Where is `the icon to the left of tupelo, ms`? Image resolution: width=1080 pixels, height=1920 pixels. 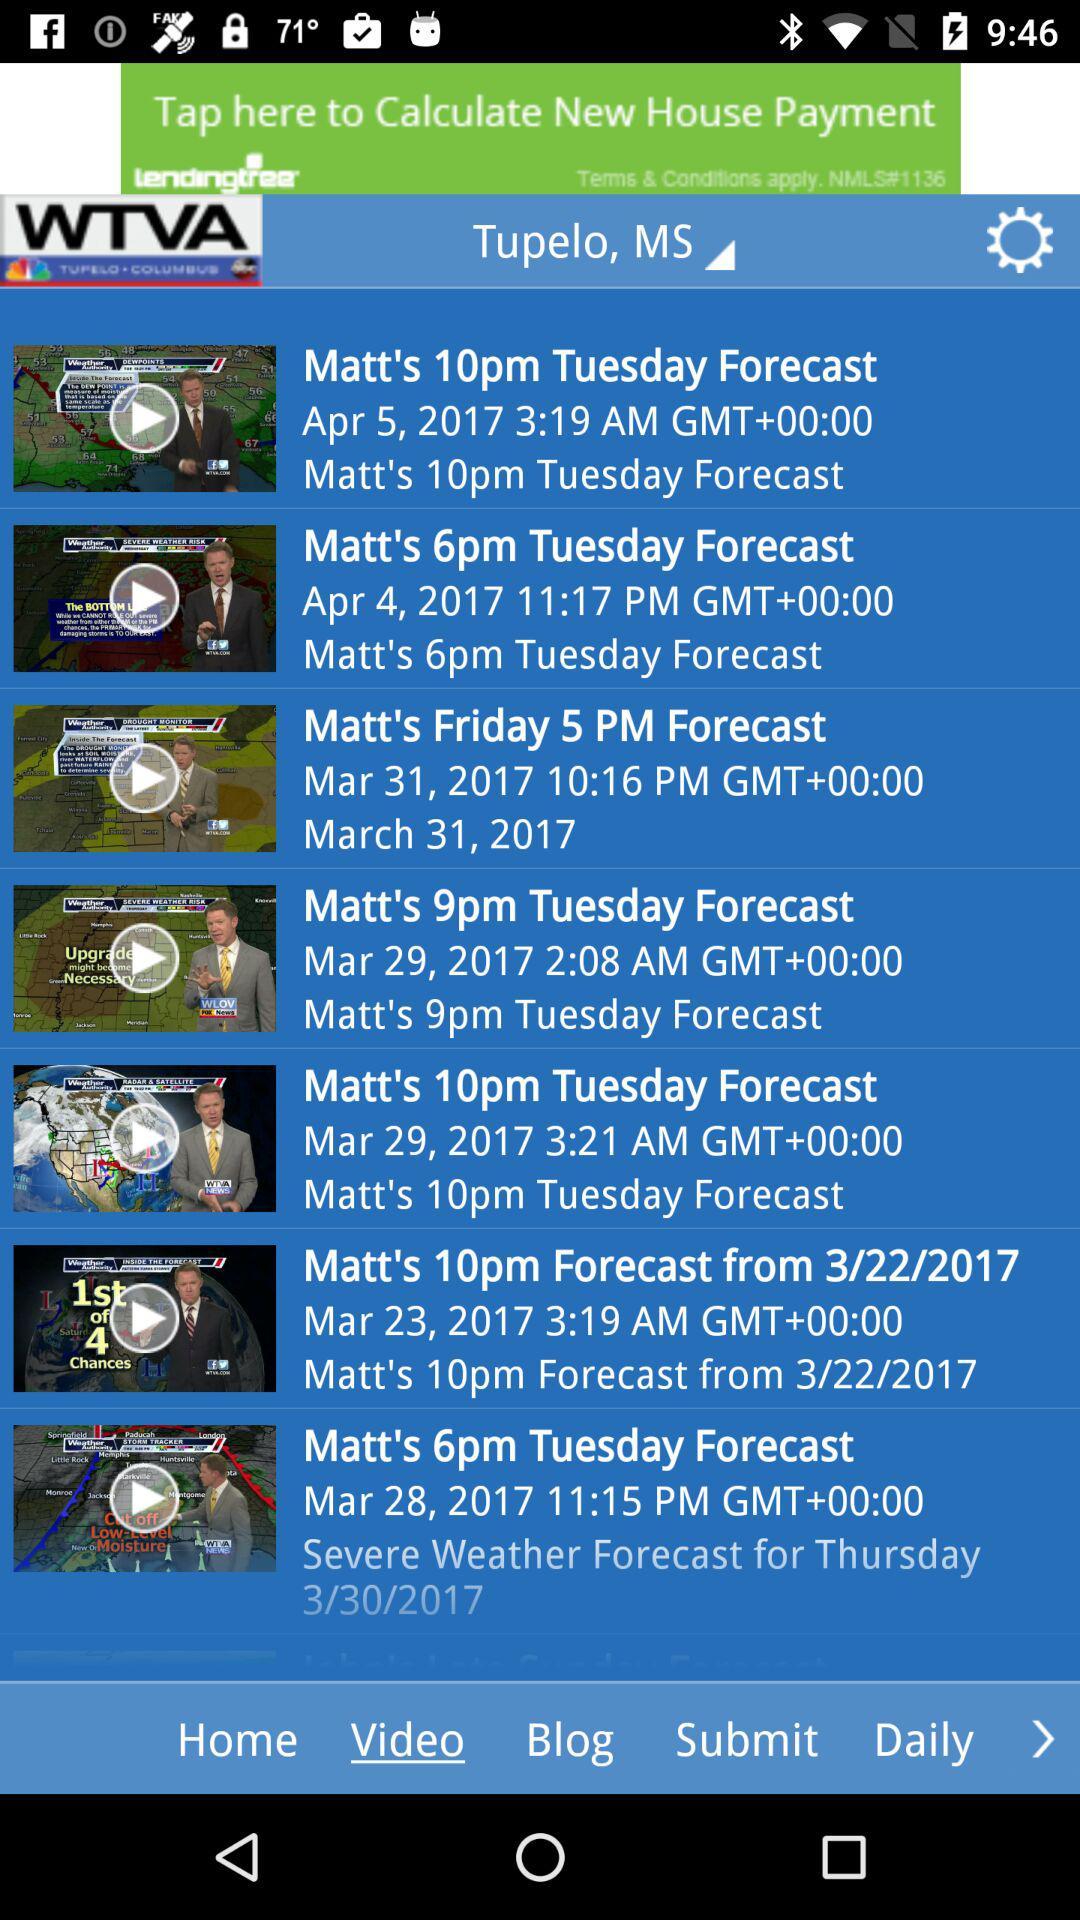 the icon to the left of tupelo, ms is located at coordinates (131, 240).